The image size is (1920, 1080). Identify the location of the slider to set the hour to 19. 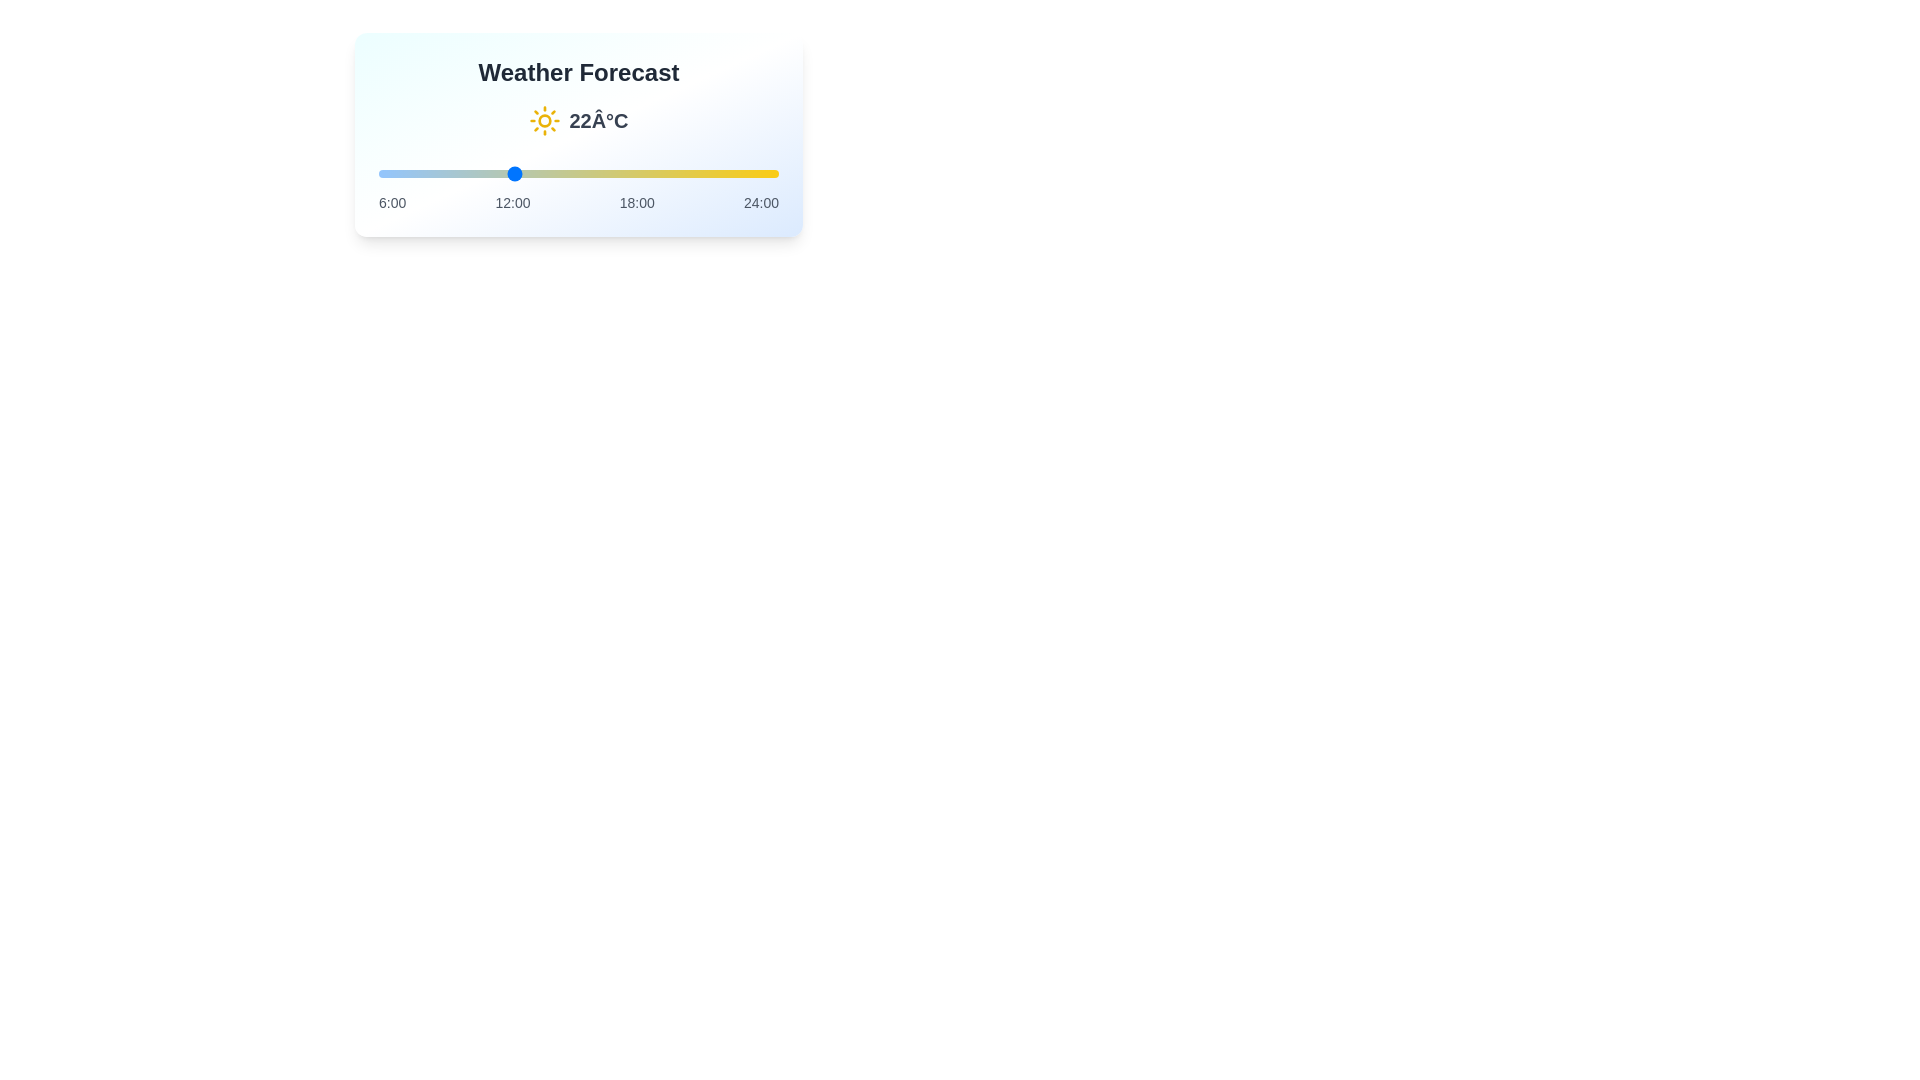
(667, 172).